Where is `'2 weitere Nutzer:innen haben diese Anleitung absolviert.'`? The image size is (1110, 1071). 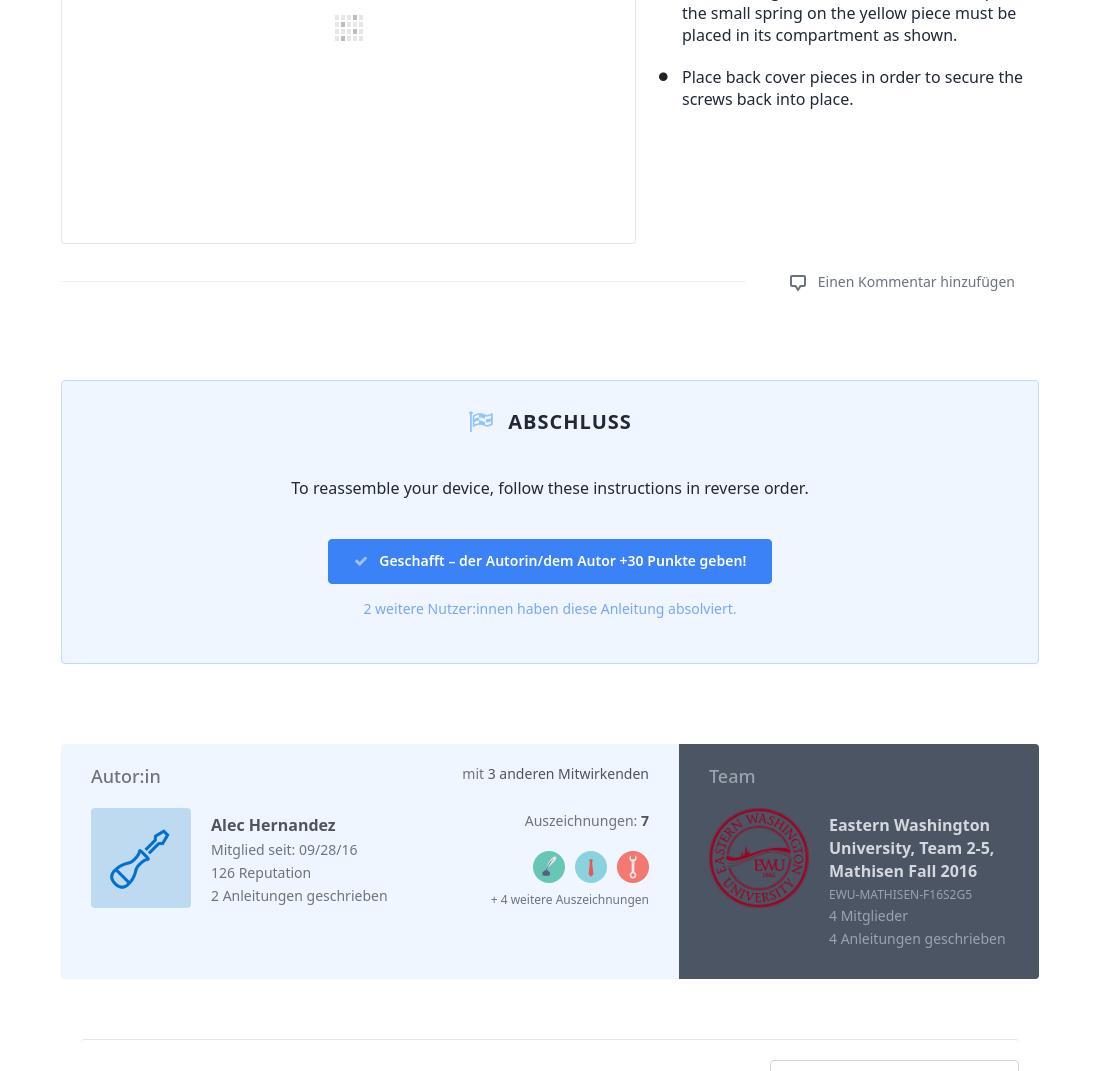
'2 weitere Nutzer:innen haben diese Anleitung absolviert.' is located at coordinates (548, 608).